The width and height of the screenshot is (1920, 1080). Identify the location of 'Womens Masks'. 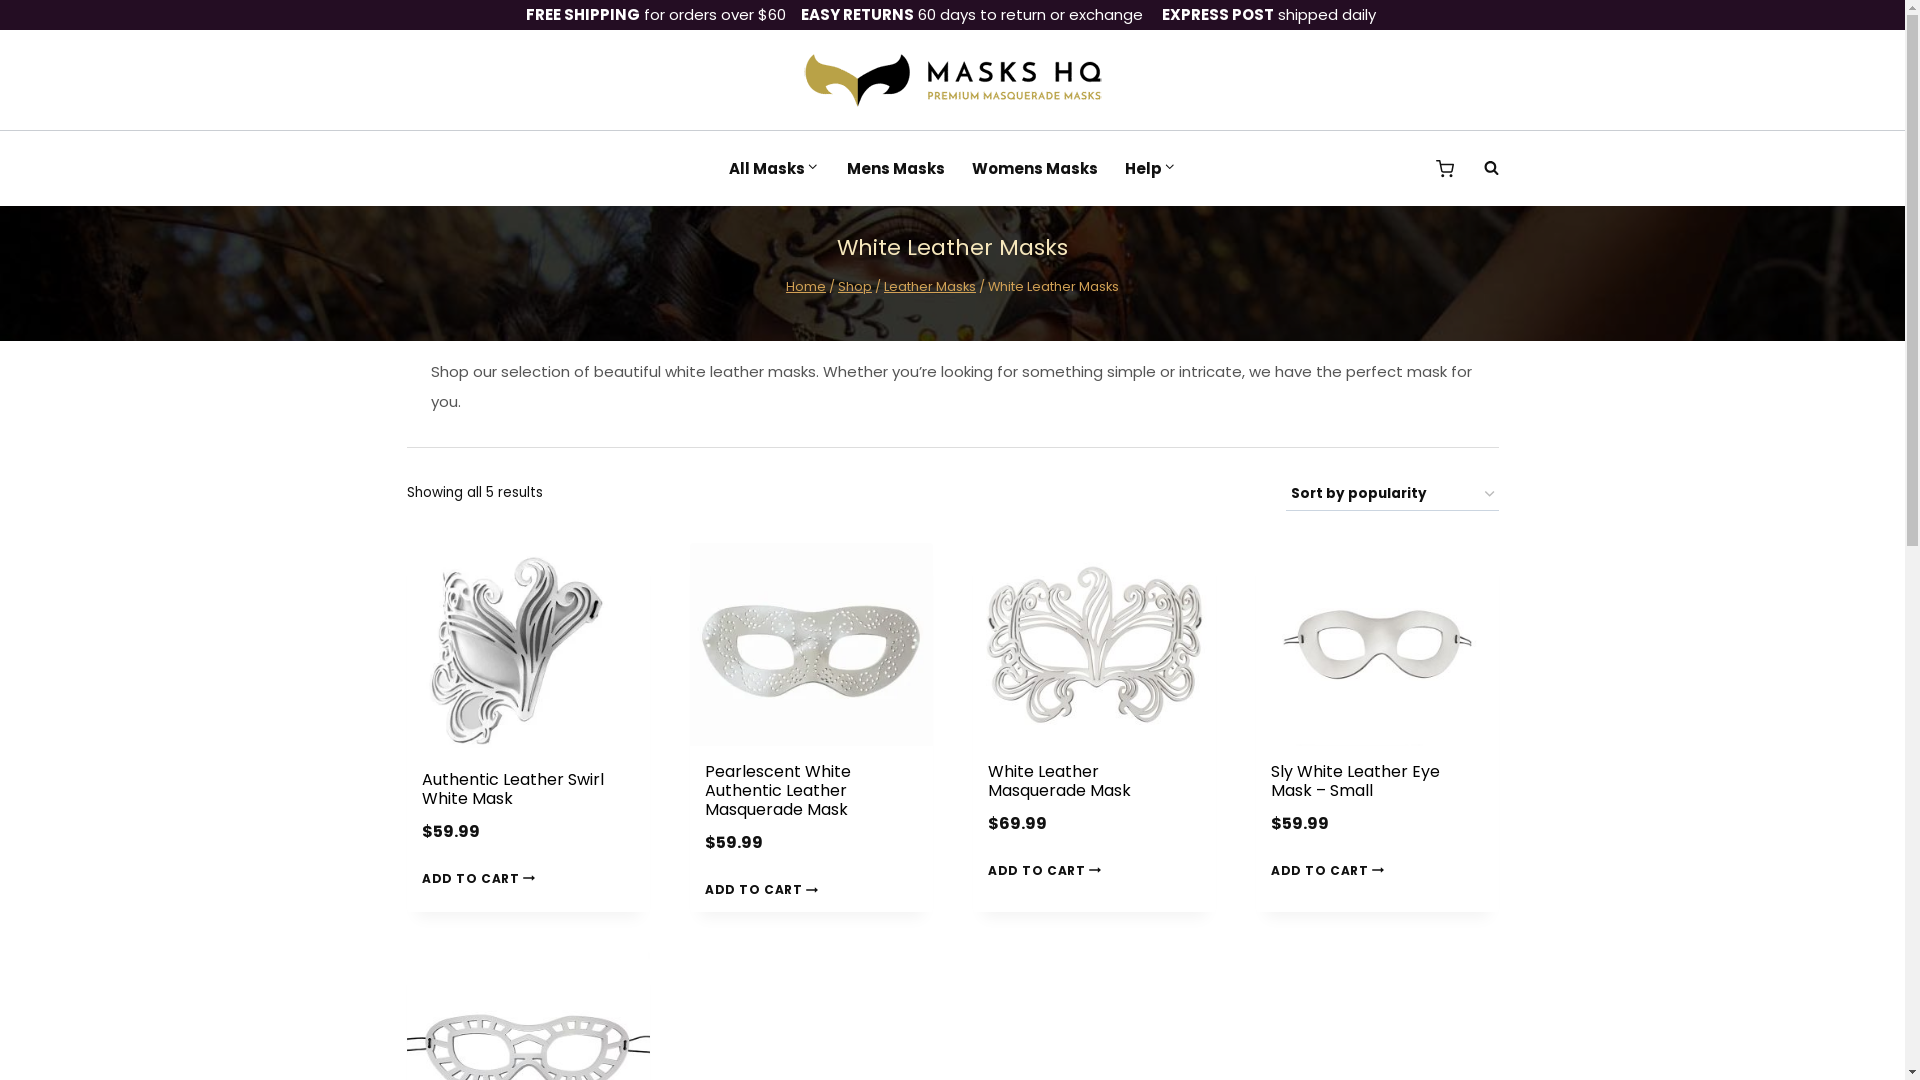
(1034, 167).